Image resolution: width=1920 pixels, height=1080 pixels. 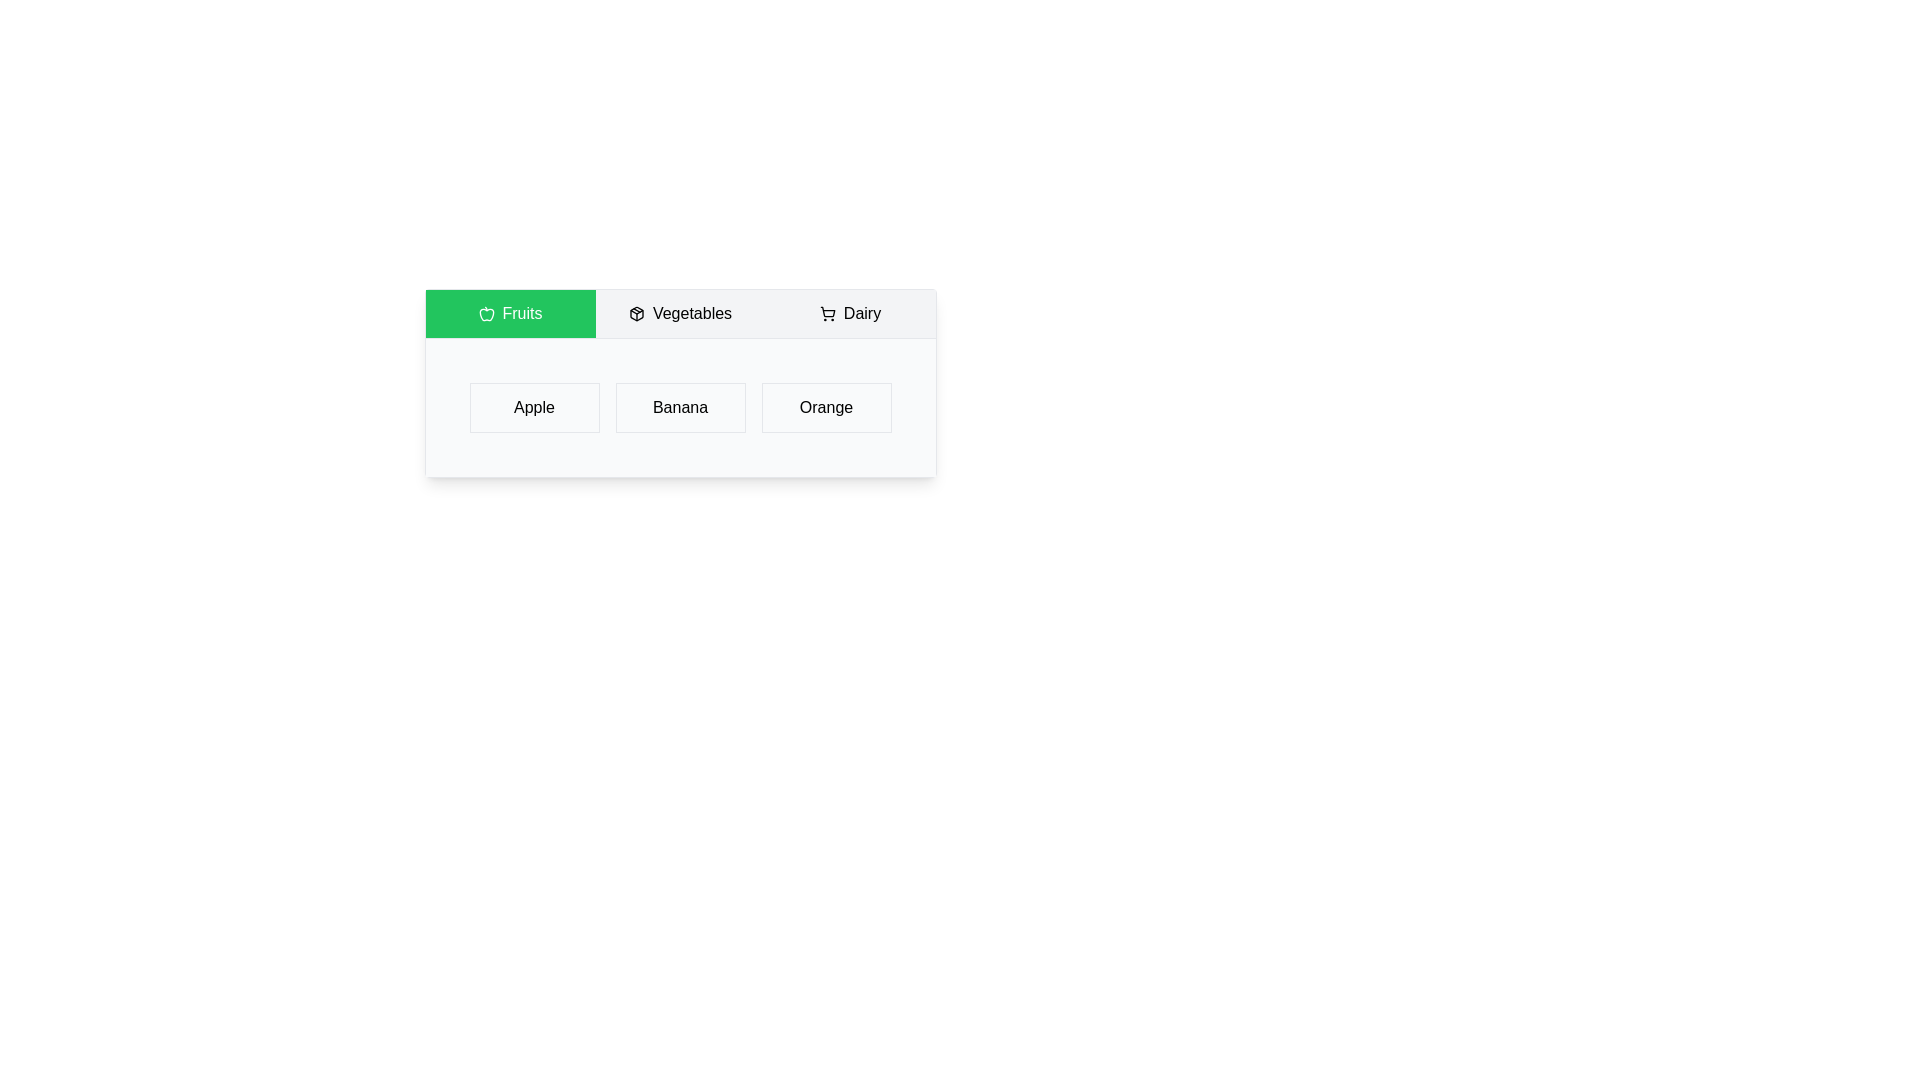 I want to click on the Dairy tab by clicking on its button, so click(x=850, y=313).